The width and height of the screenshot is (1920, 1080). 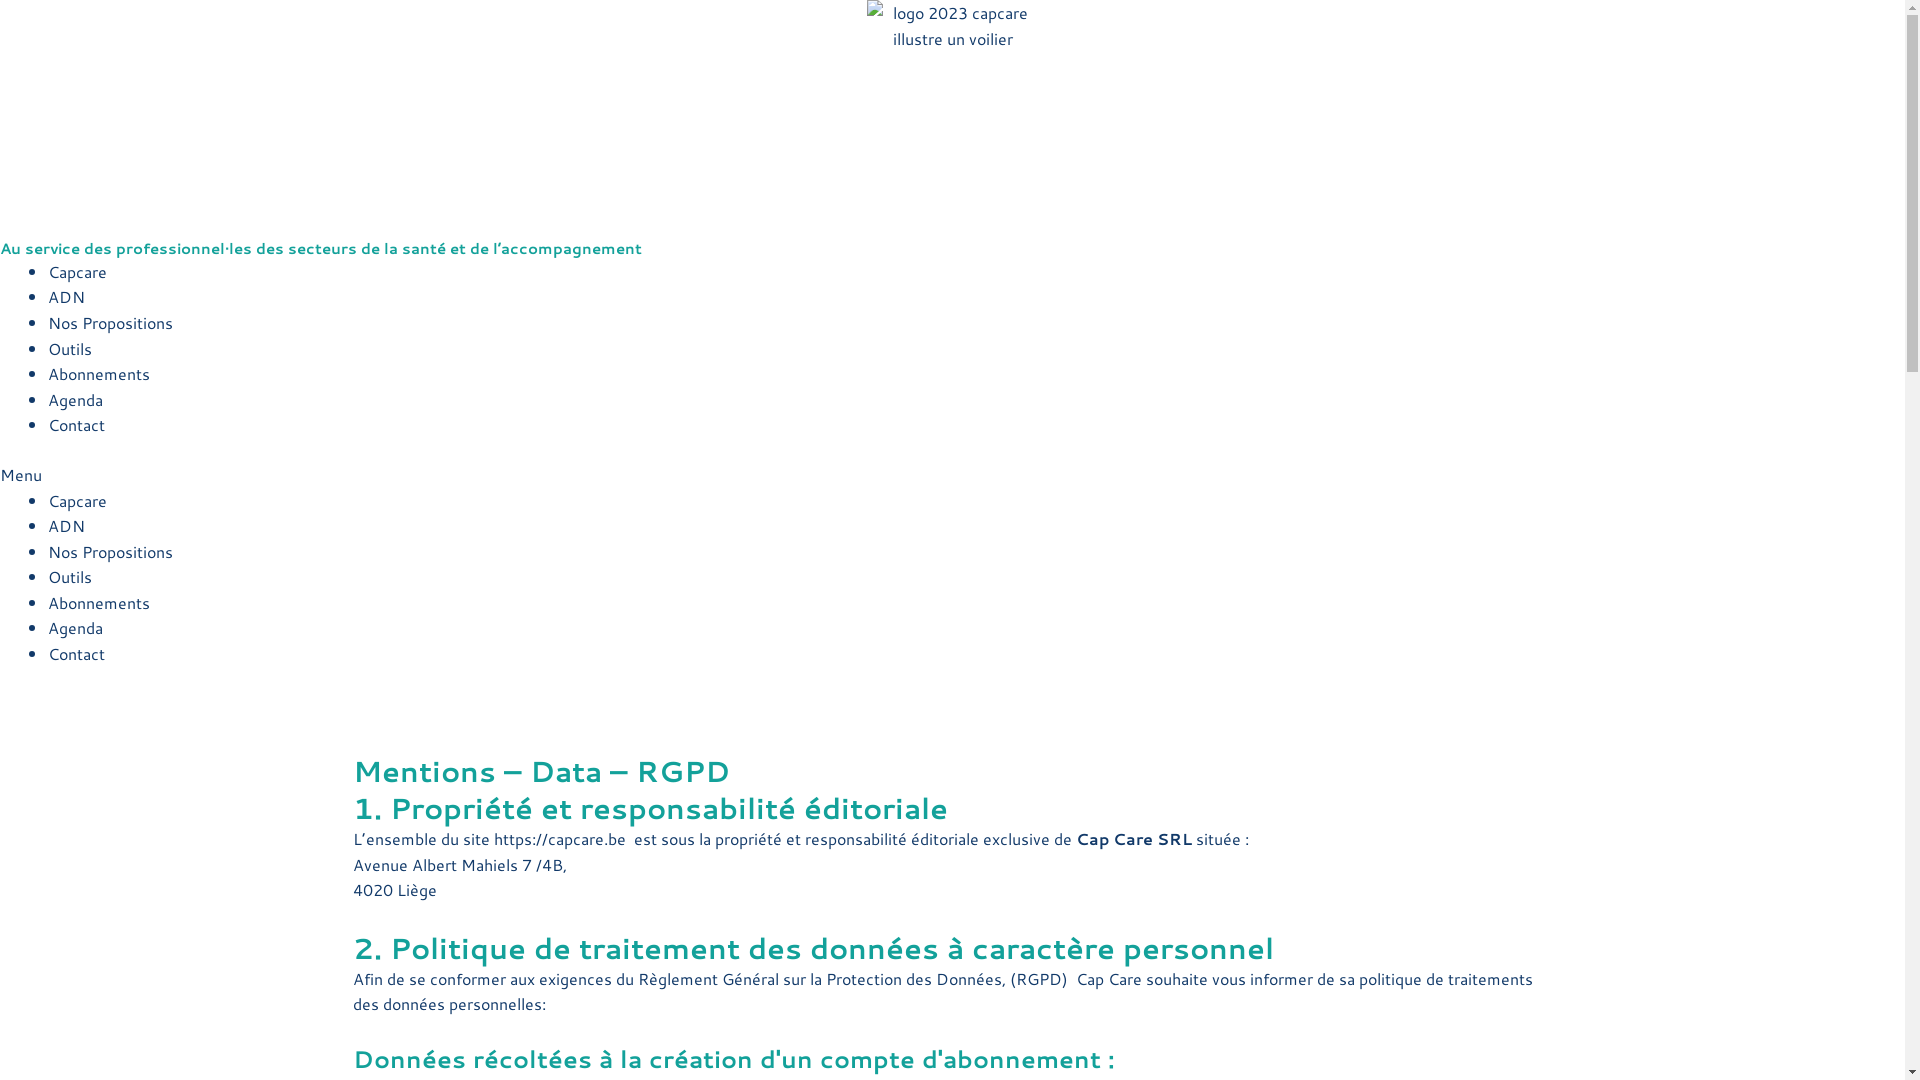 I want to click on 'ADN', so click(x=66, y=524).